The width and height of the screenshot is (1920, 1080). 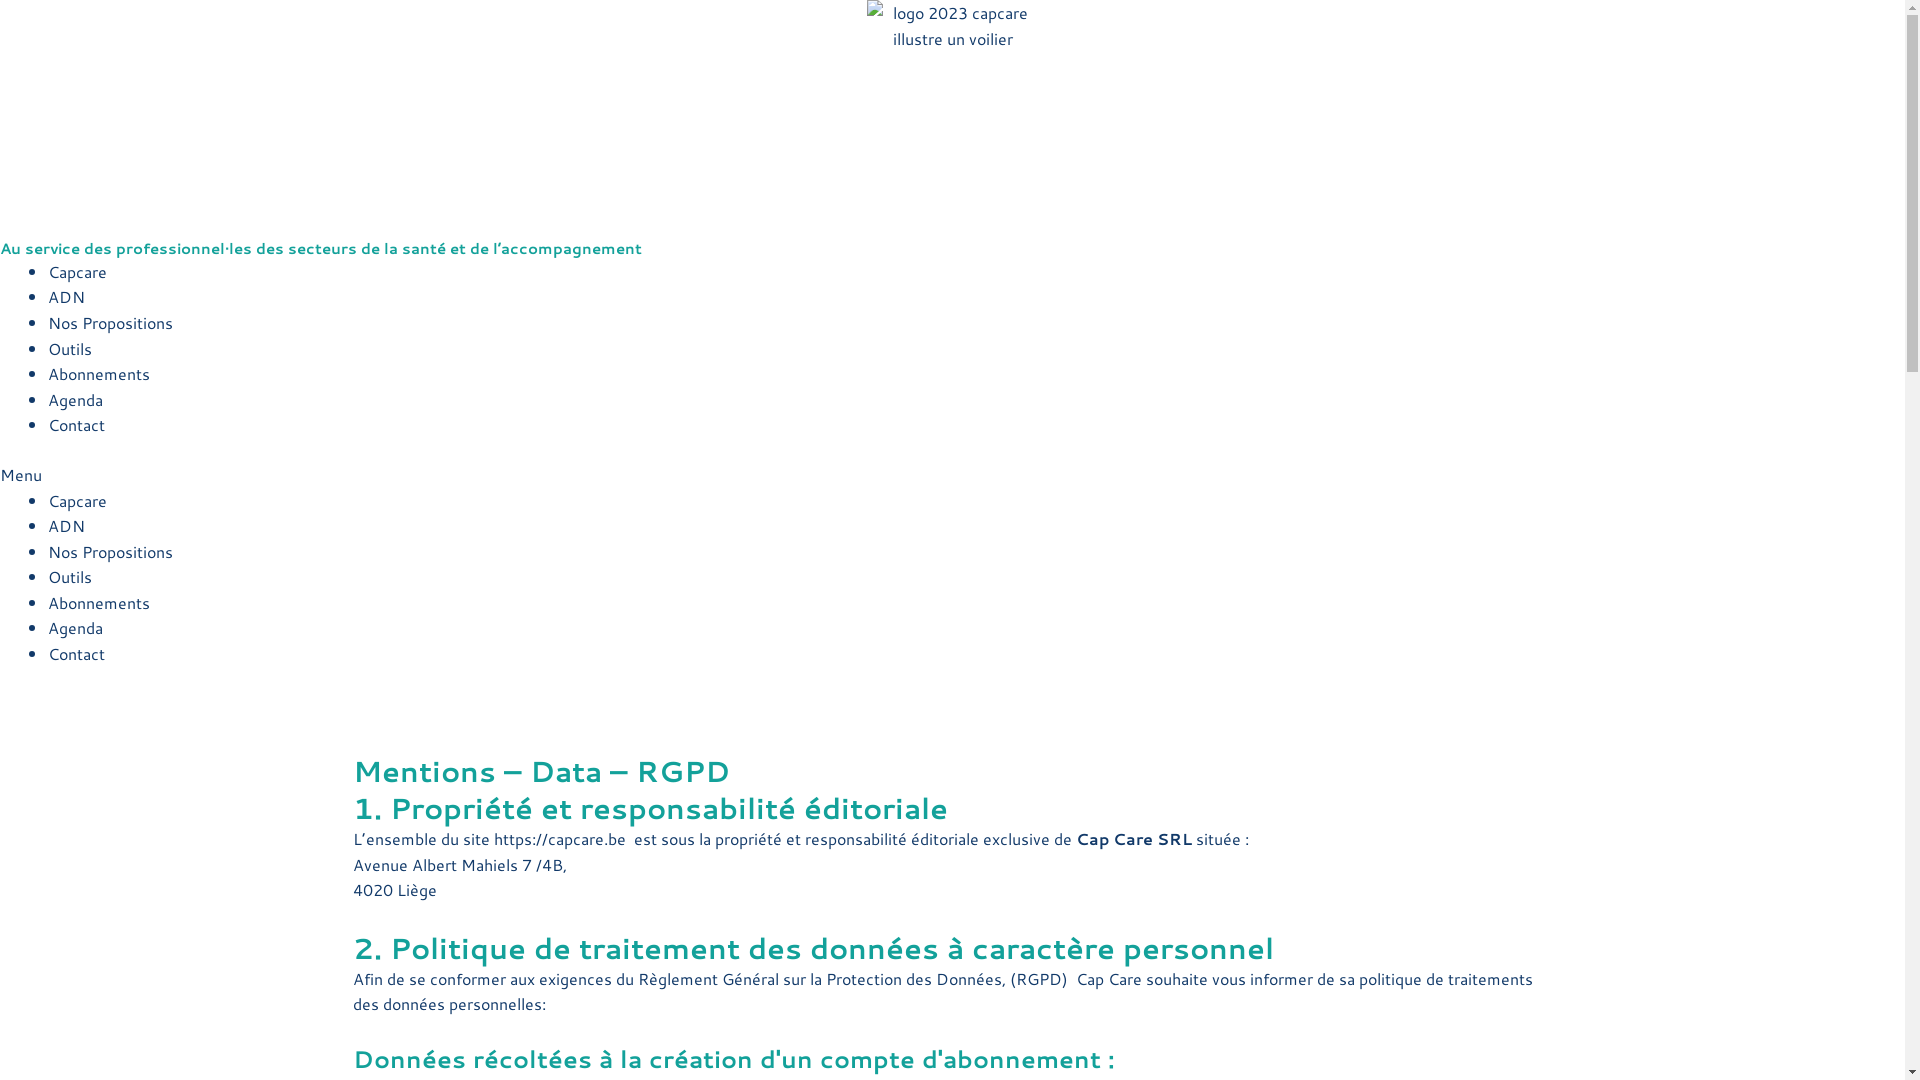 I want to click on 'ADN', so click(x=66, y=524).